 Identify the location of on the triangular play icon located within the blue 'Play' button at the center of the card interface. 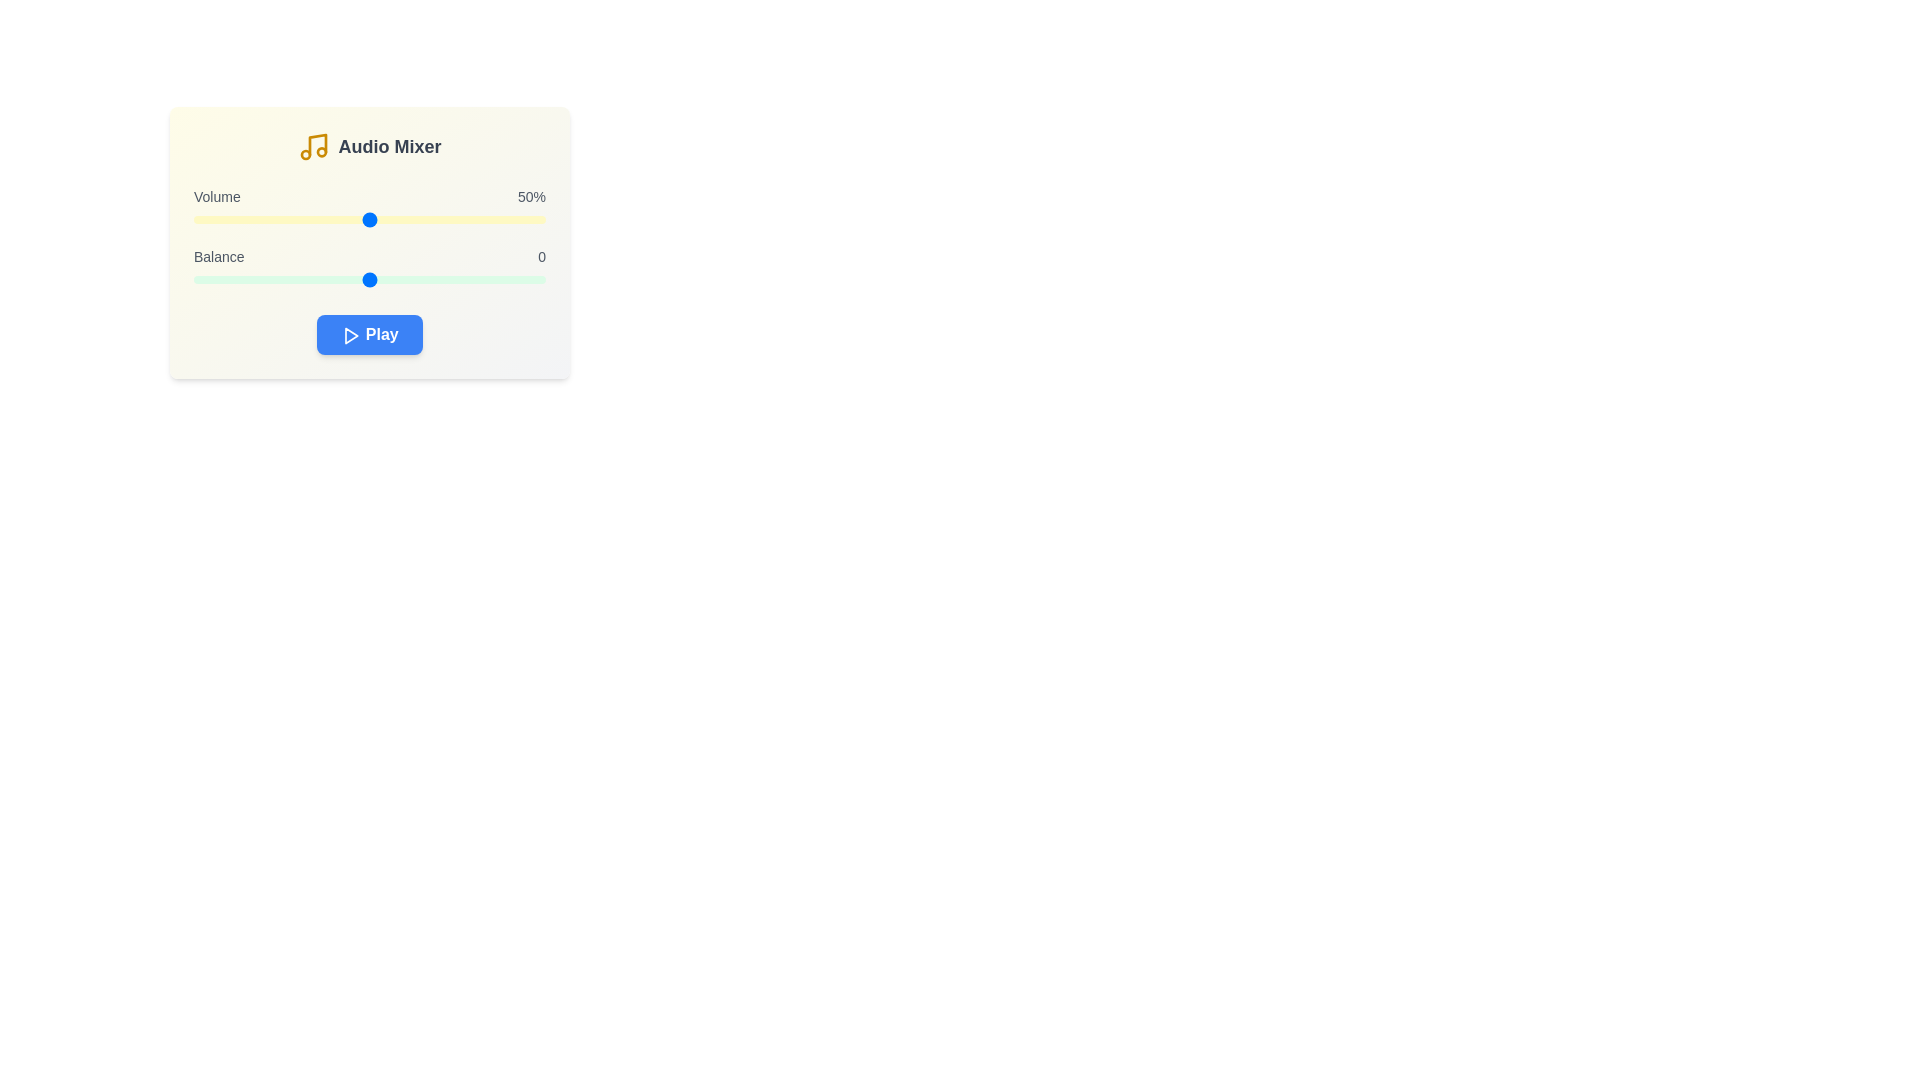
(351, 334).